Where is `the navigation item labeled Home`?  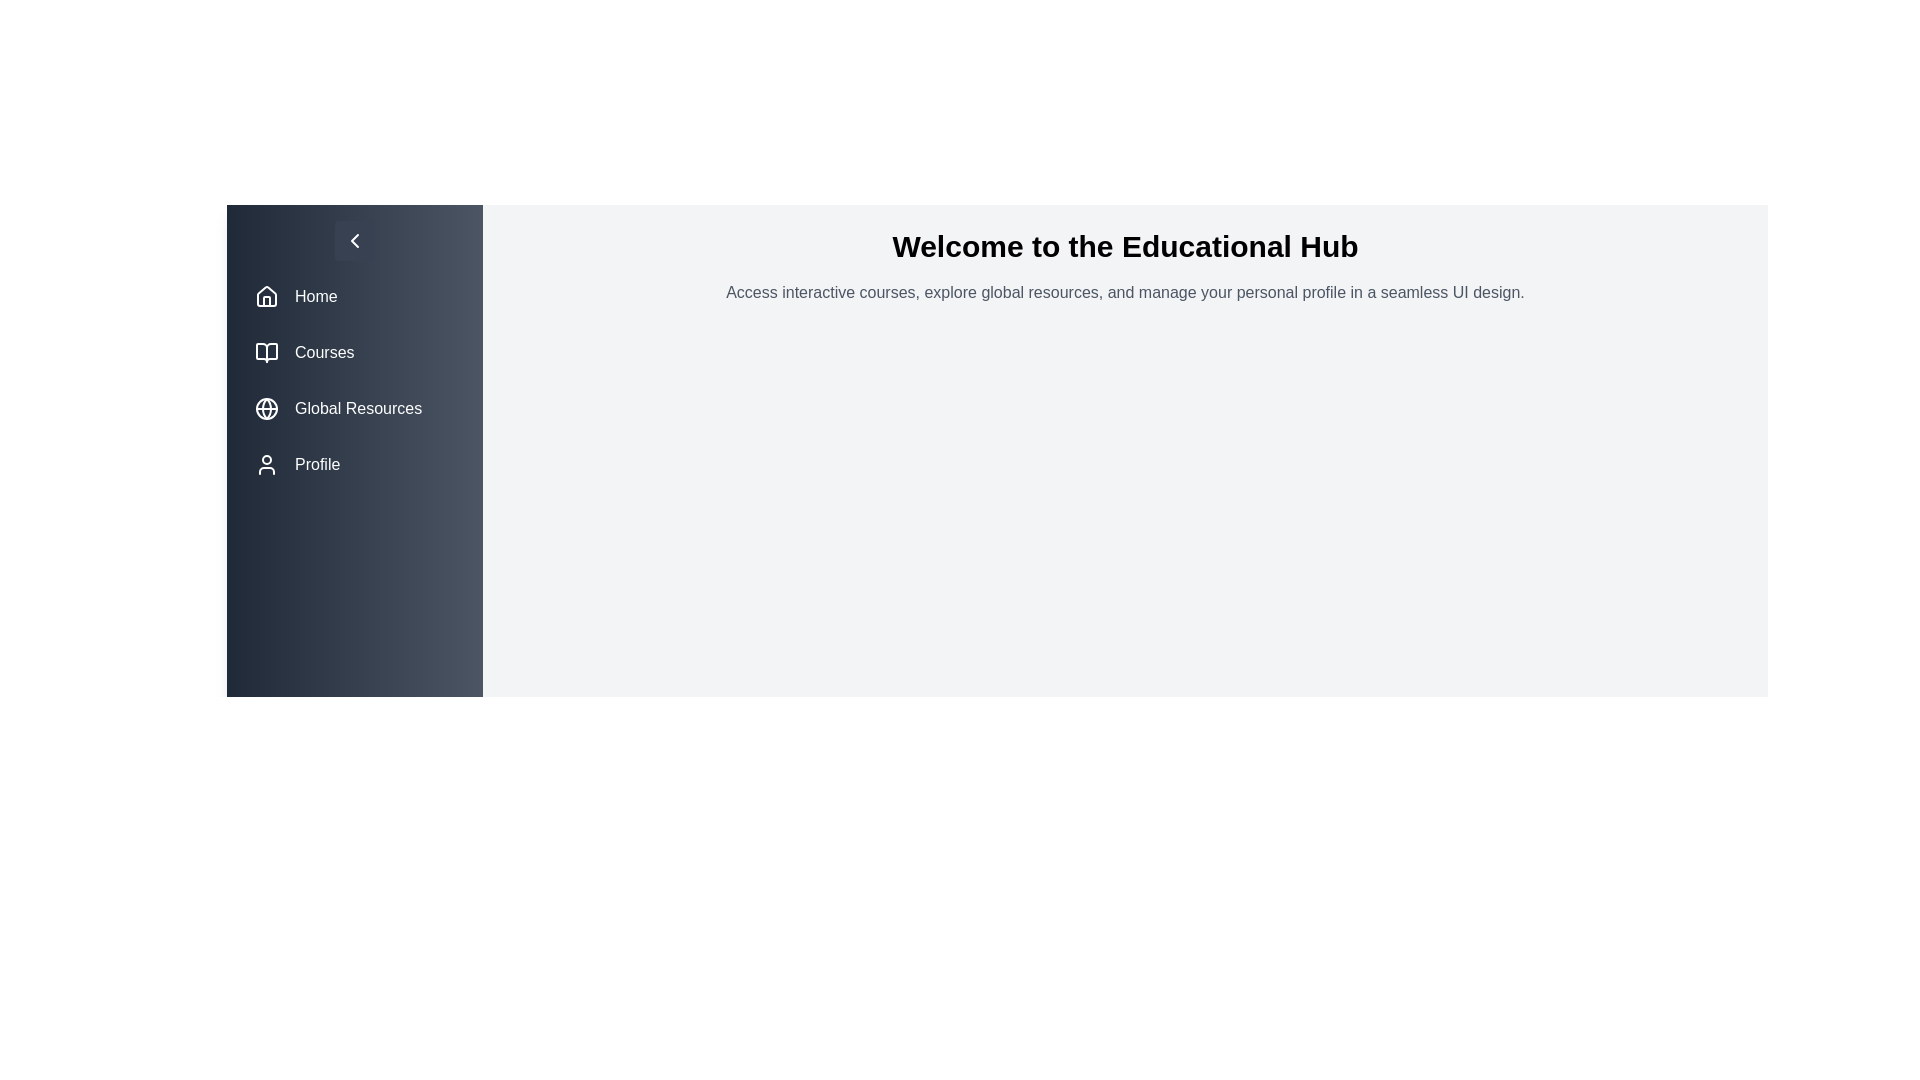 the navigation item labeled Home is located at coordinates (355, 297).